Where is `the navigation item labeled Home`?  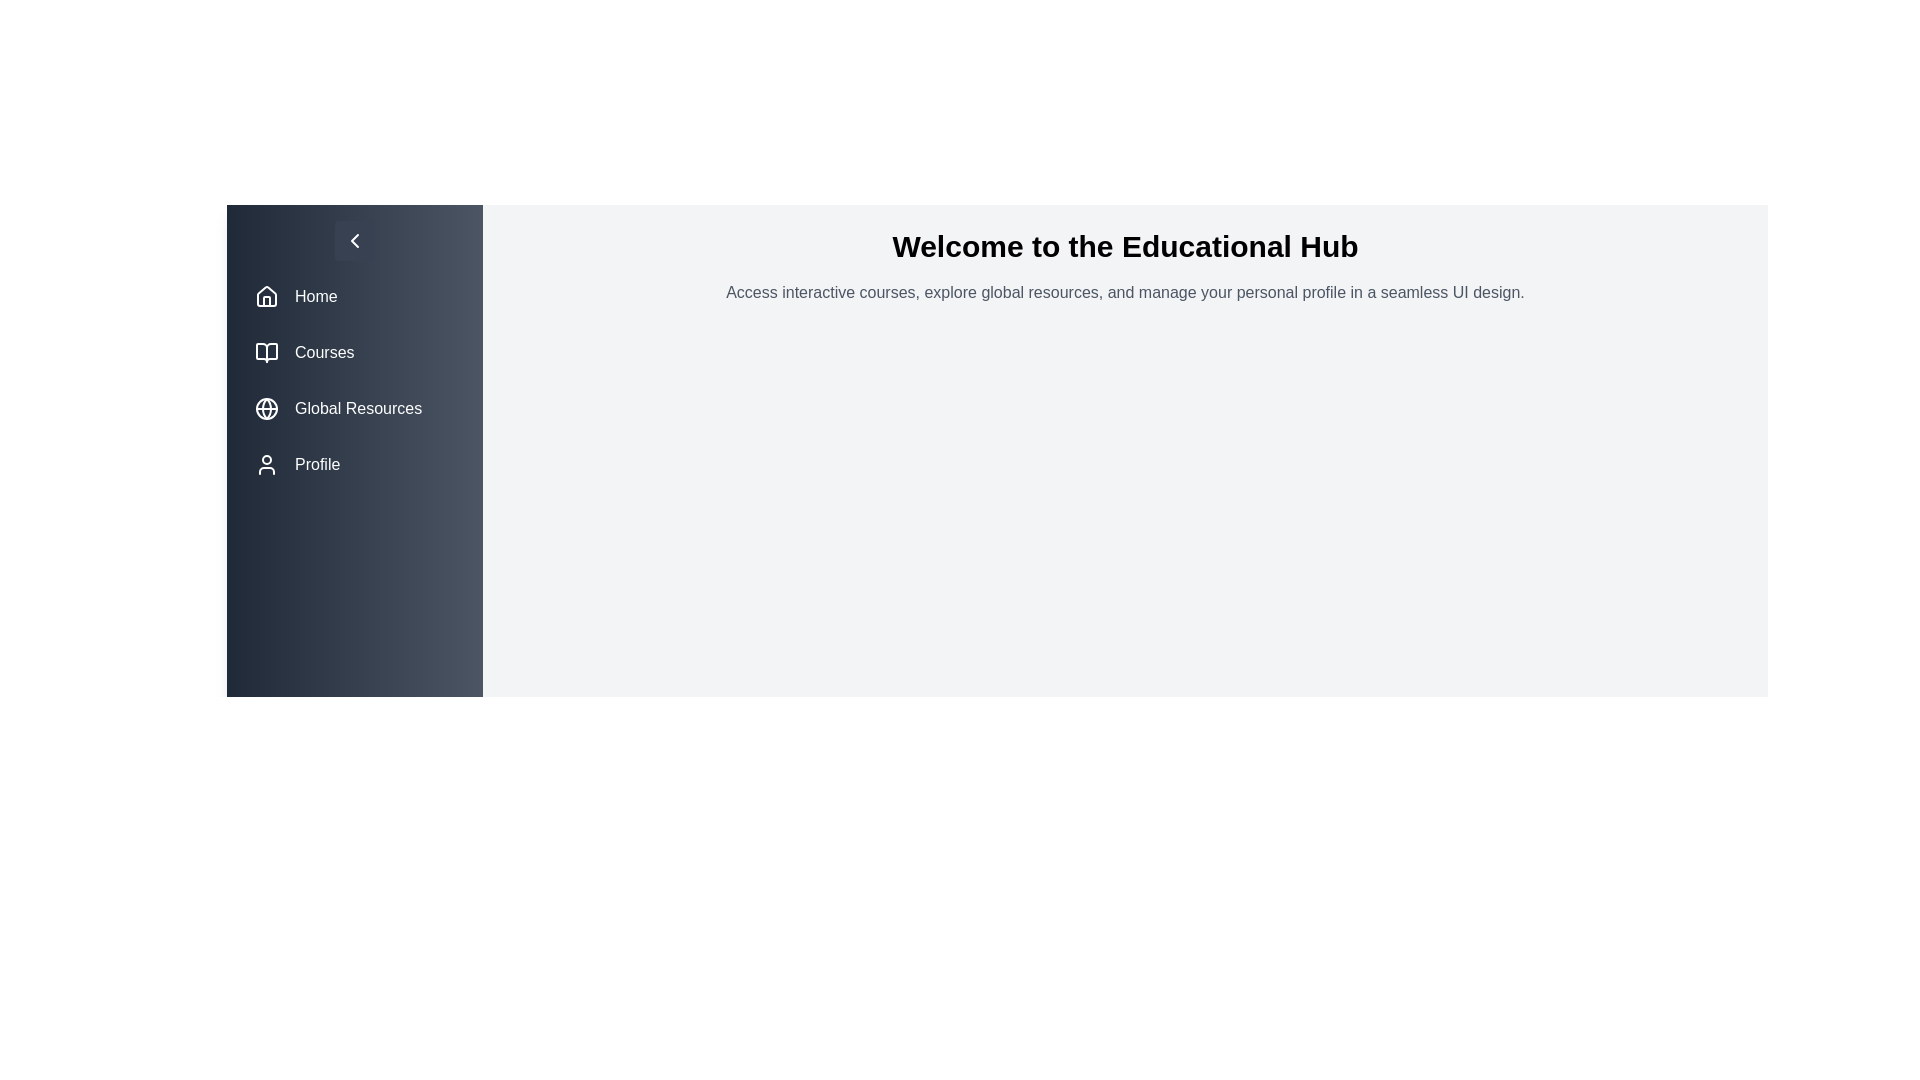 the navigation item labeled Home is located at coordinates (355, 297).